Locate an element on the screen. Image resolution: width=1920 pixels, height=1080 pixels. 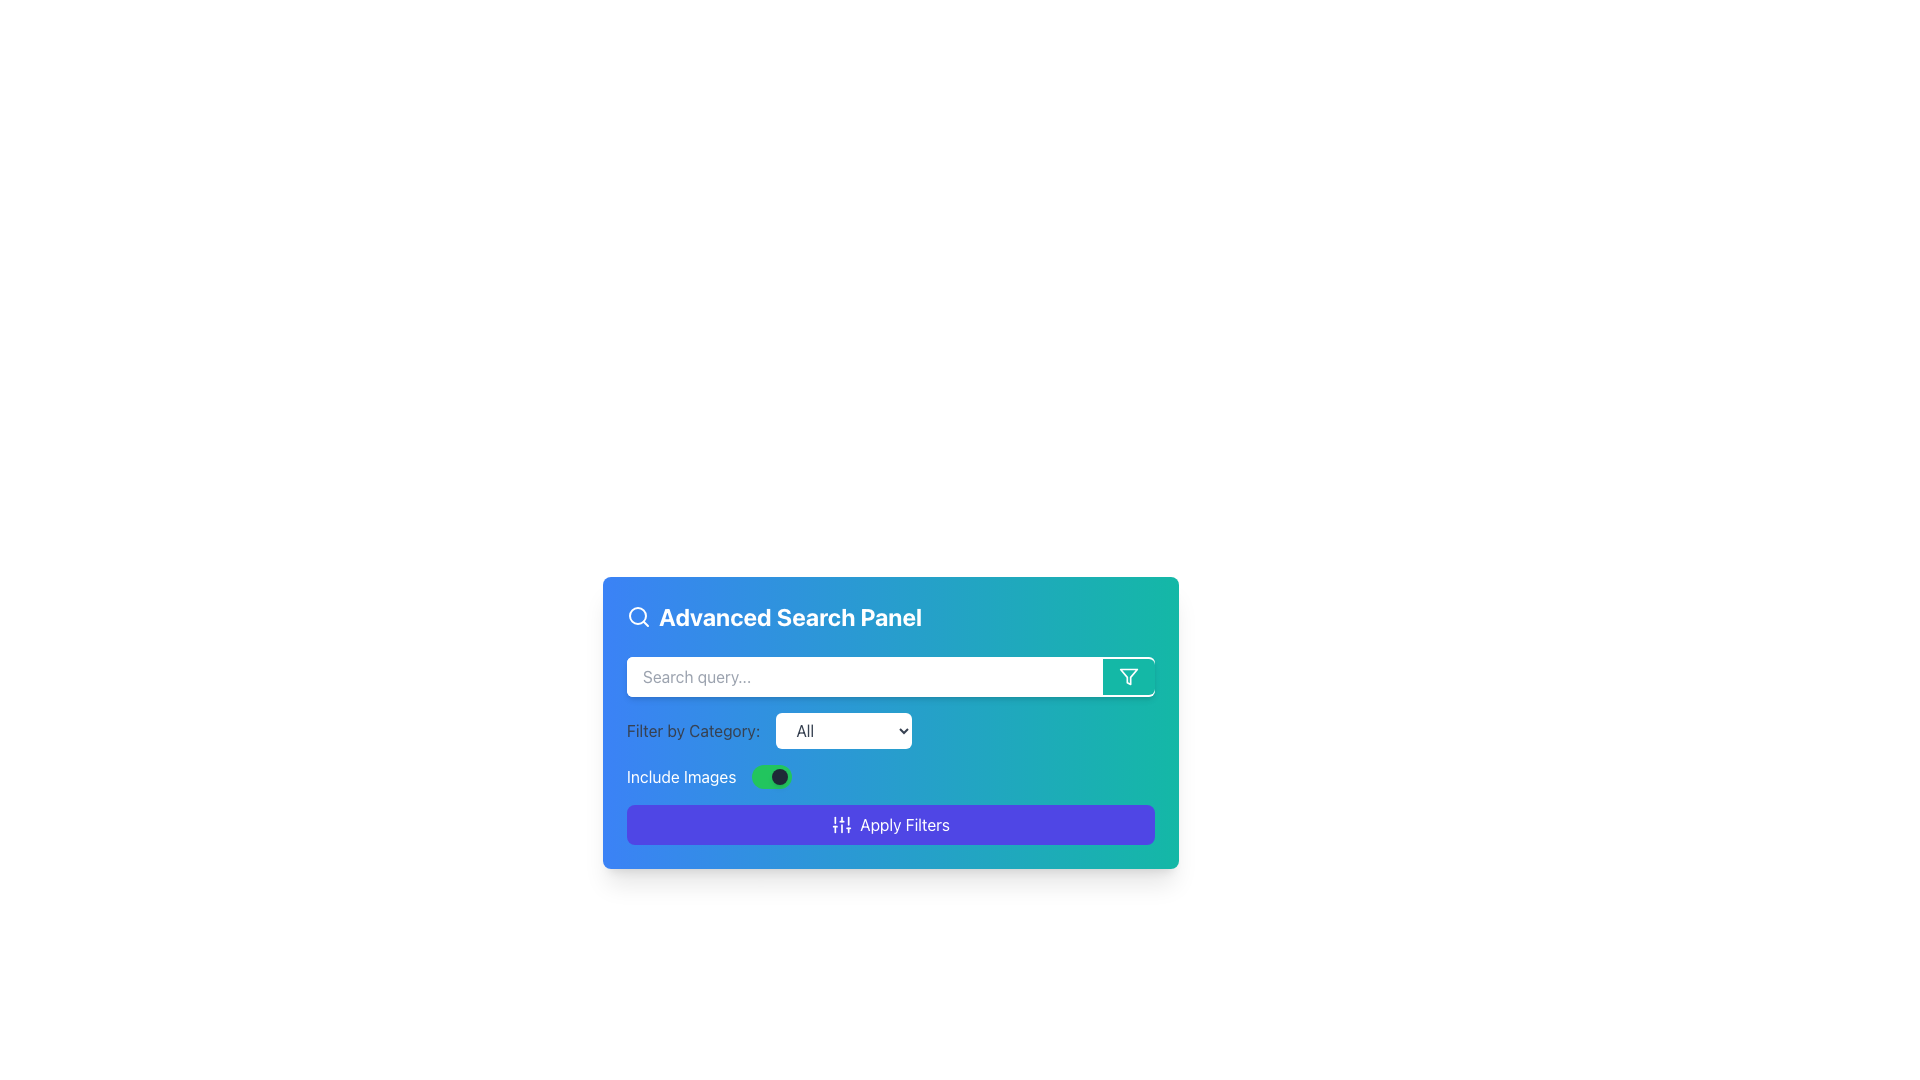
the text label displaying 'Filter by Category:' which is aligned with the dropdown menu labeled 'All' is located at coordinates (693, 731).